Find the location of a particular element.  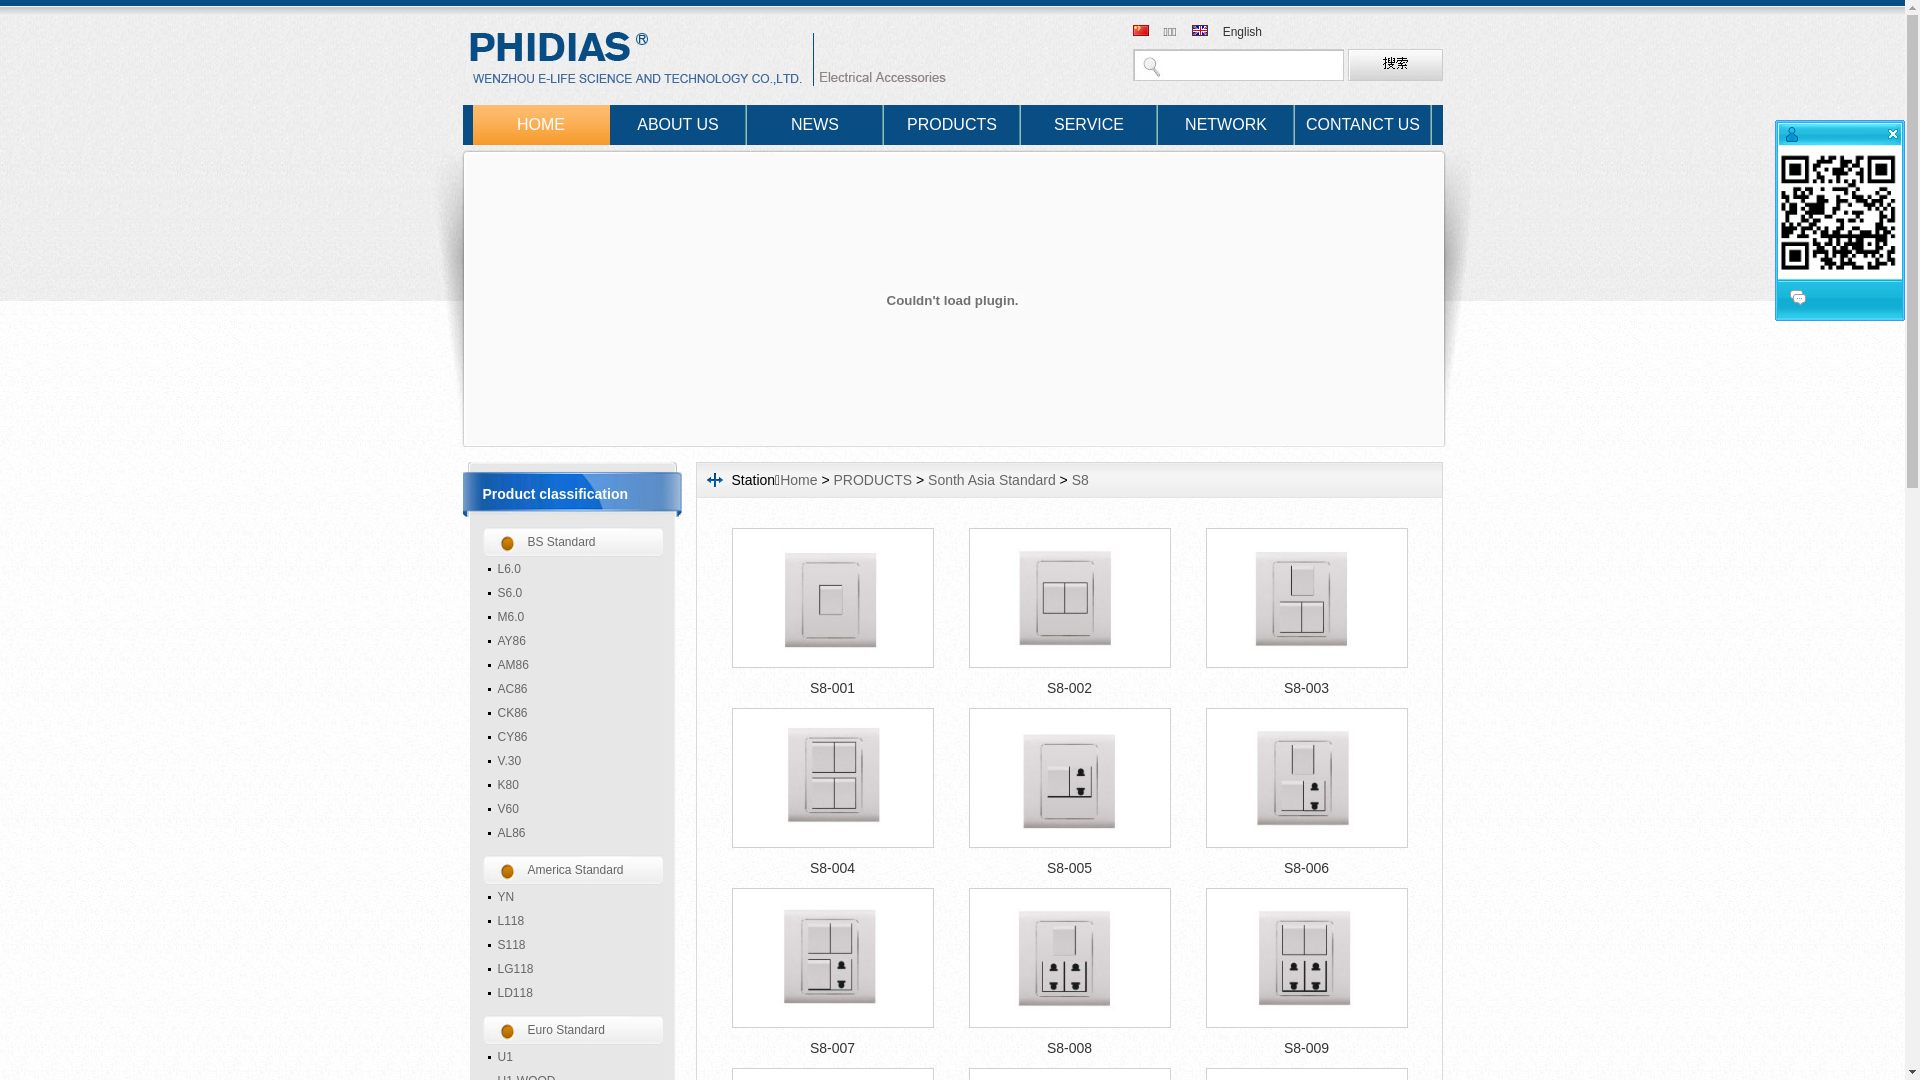

'V60' is located at coordinates (573, 808).